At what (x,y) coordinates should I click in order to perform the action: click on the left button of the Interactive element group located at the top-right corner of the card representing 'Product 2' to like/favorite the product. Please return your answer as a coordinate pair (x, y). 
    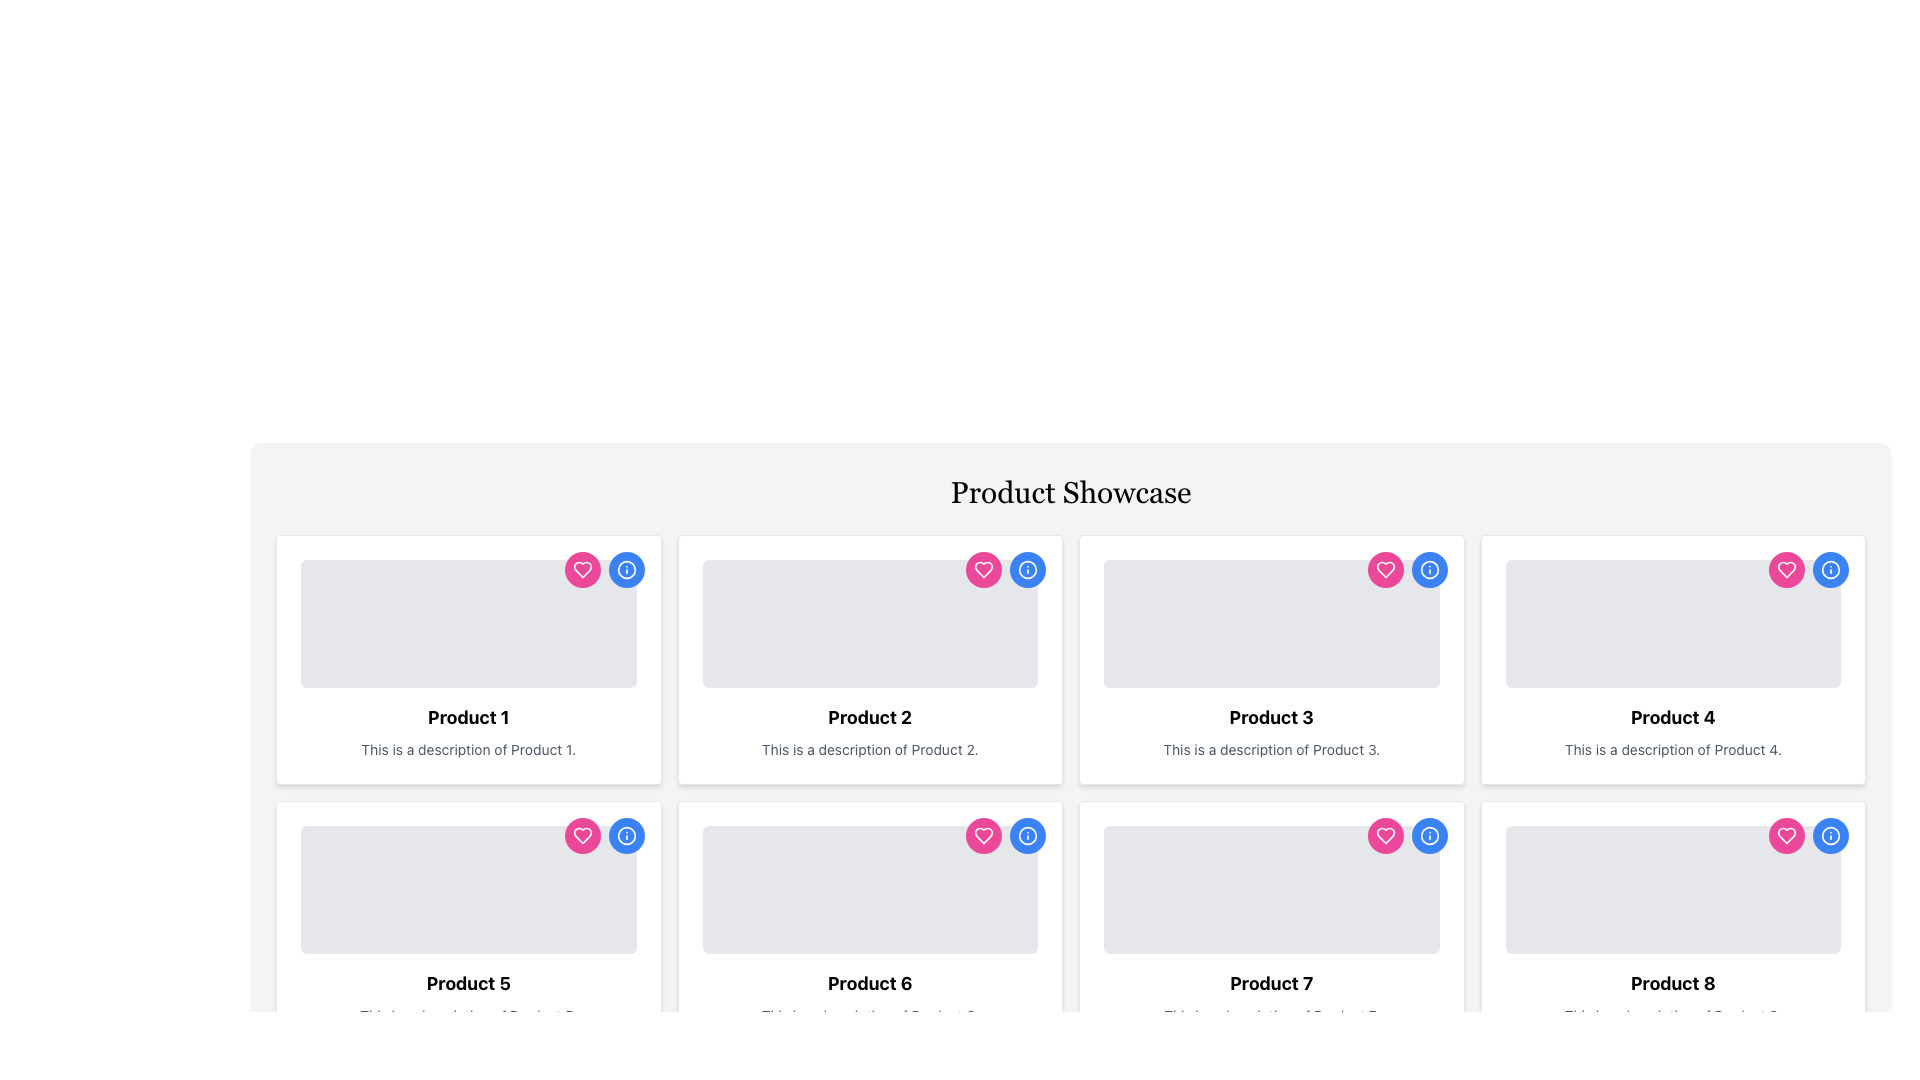
    Looking at the image, I should click on (1006, 570).